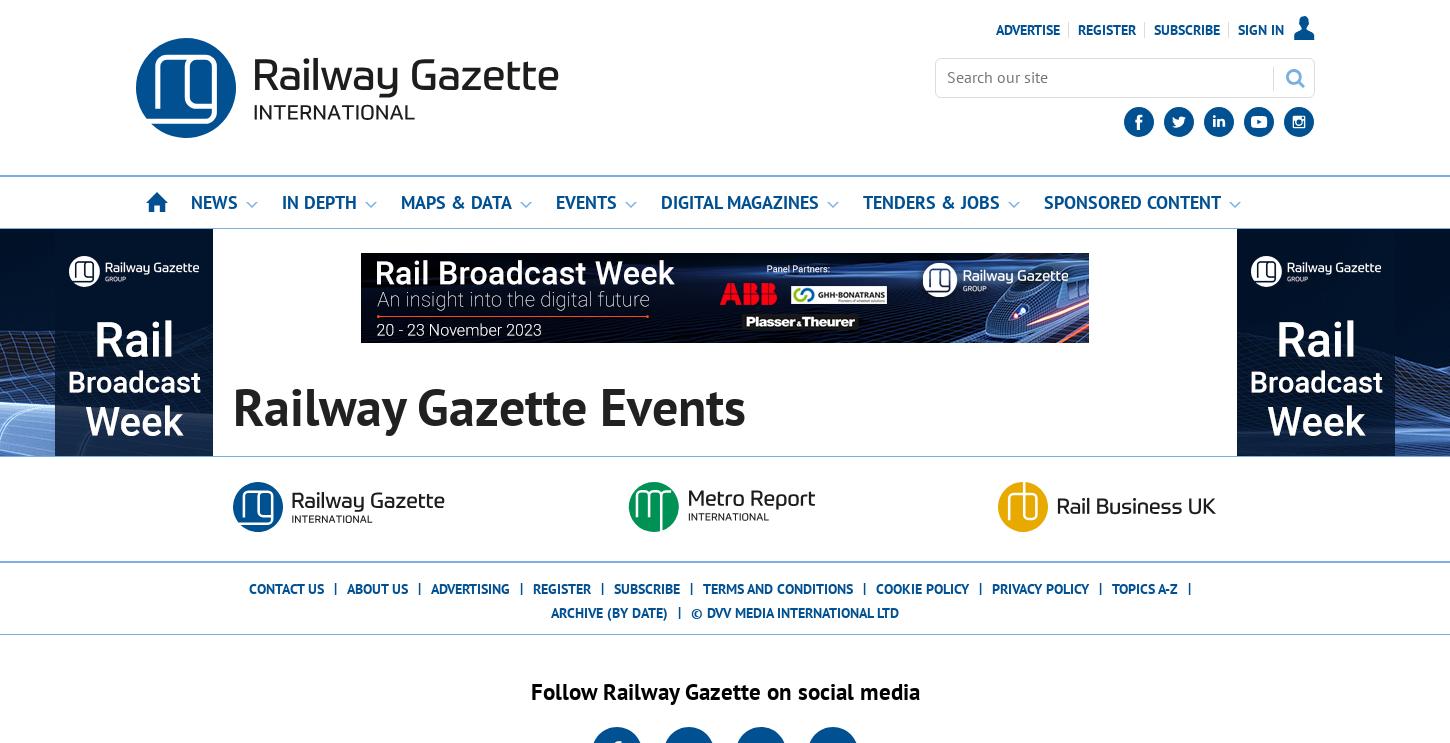 This screenshot has width=1450, height=743. Describe the element at coordinates (795, 611) in the screenshot. I see `'© DVV Media International Ltd'` at that location.